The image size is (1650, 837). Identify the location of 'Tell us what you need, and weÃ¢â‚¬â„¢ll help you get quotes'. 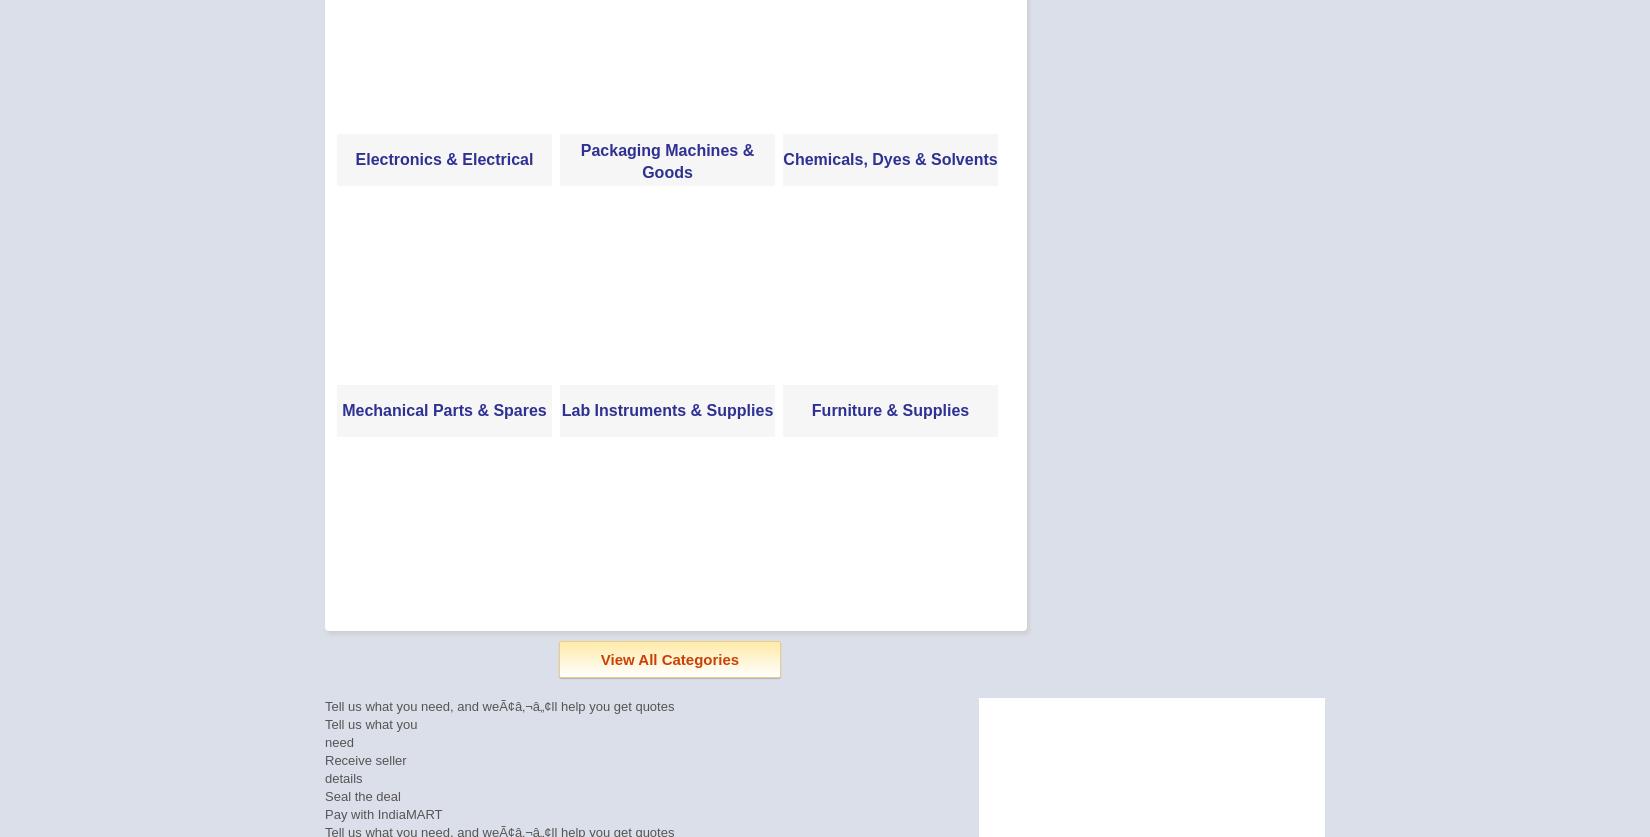
(498, 705).